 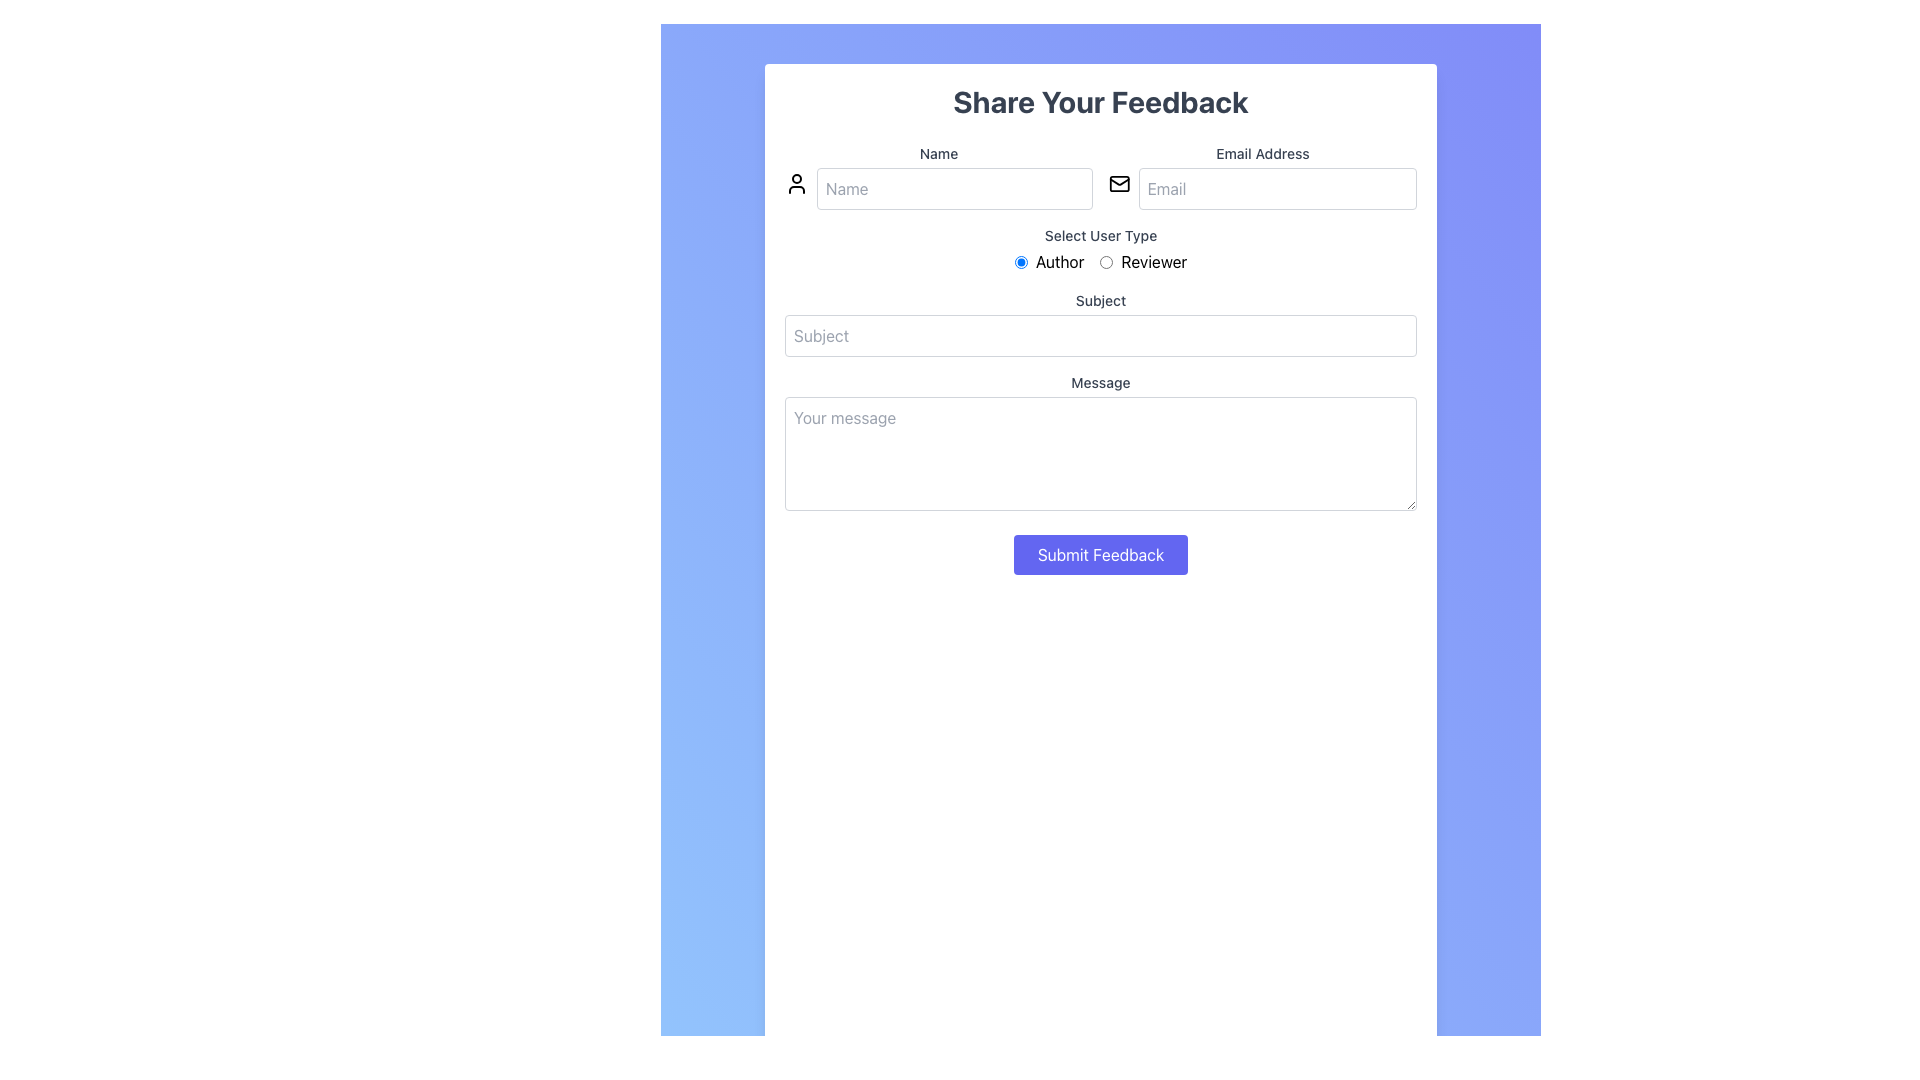 I want to click on the radio button, so click(x=1105, y=261).